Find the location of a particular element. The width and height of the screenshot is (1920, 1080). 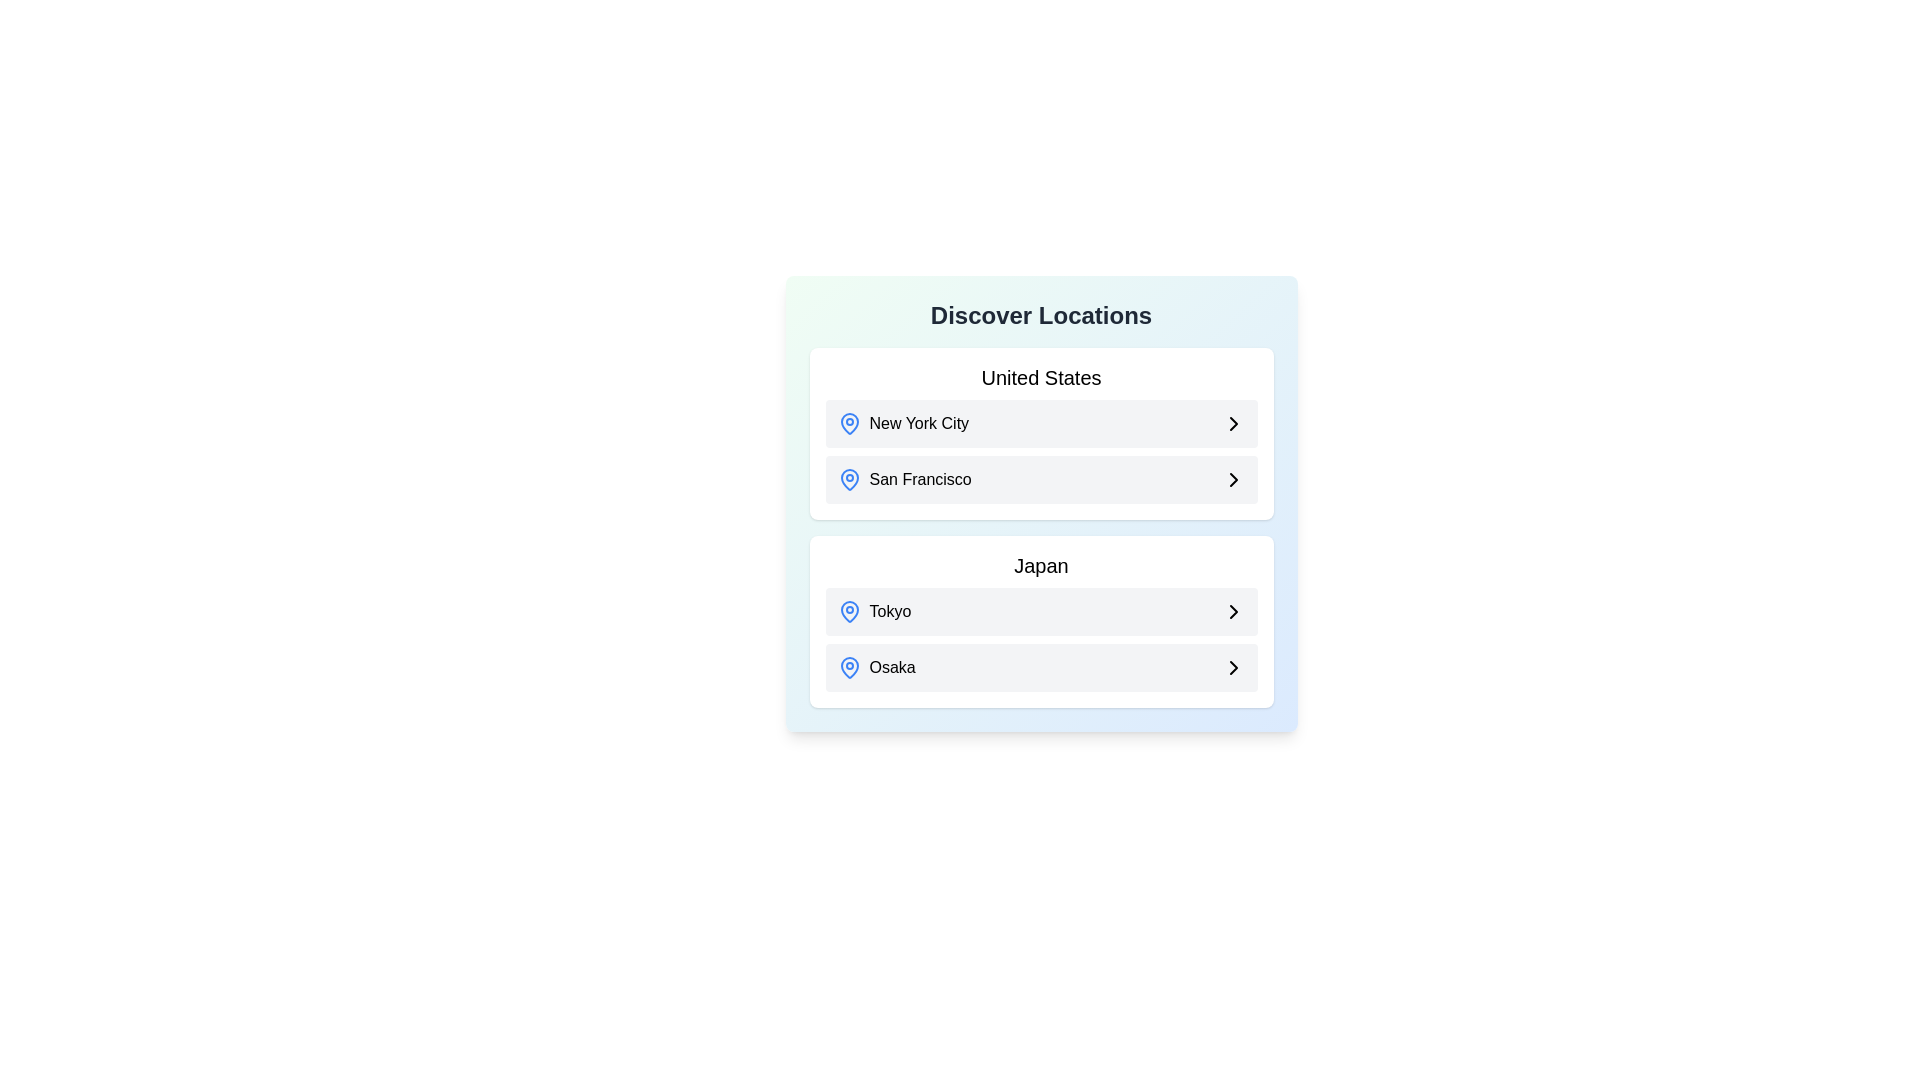

the right-facing chevron icon in the 'Osaka' section under the 'Japan' category on the Discover Locations page is located at coordinates (1232, 667).